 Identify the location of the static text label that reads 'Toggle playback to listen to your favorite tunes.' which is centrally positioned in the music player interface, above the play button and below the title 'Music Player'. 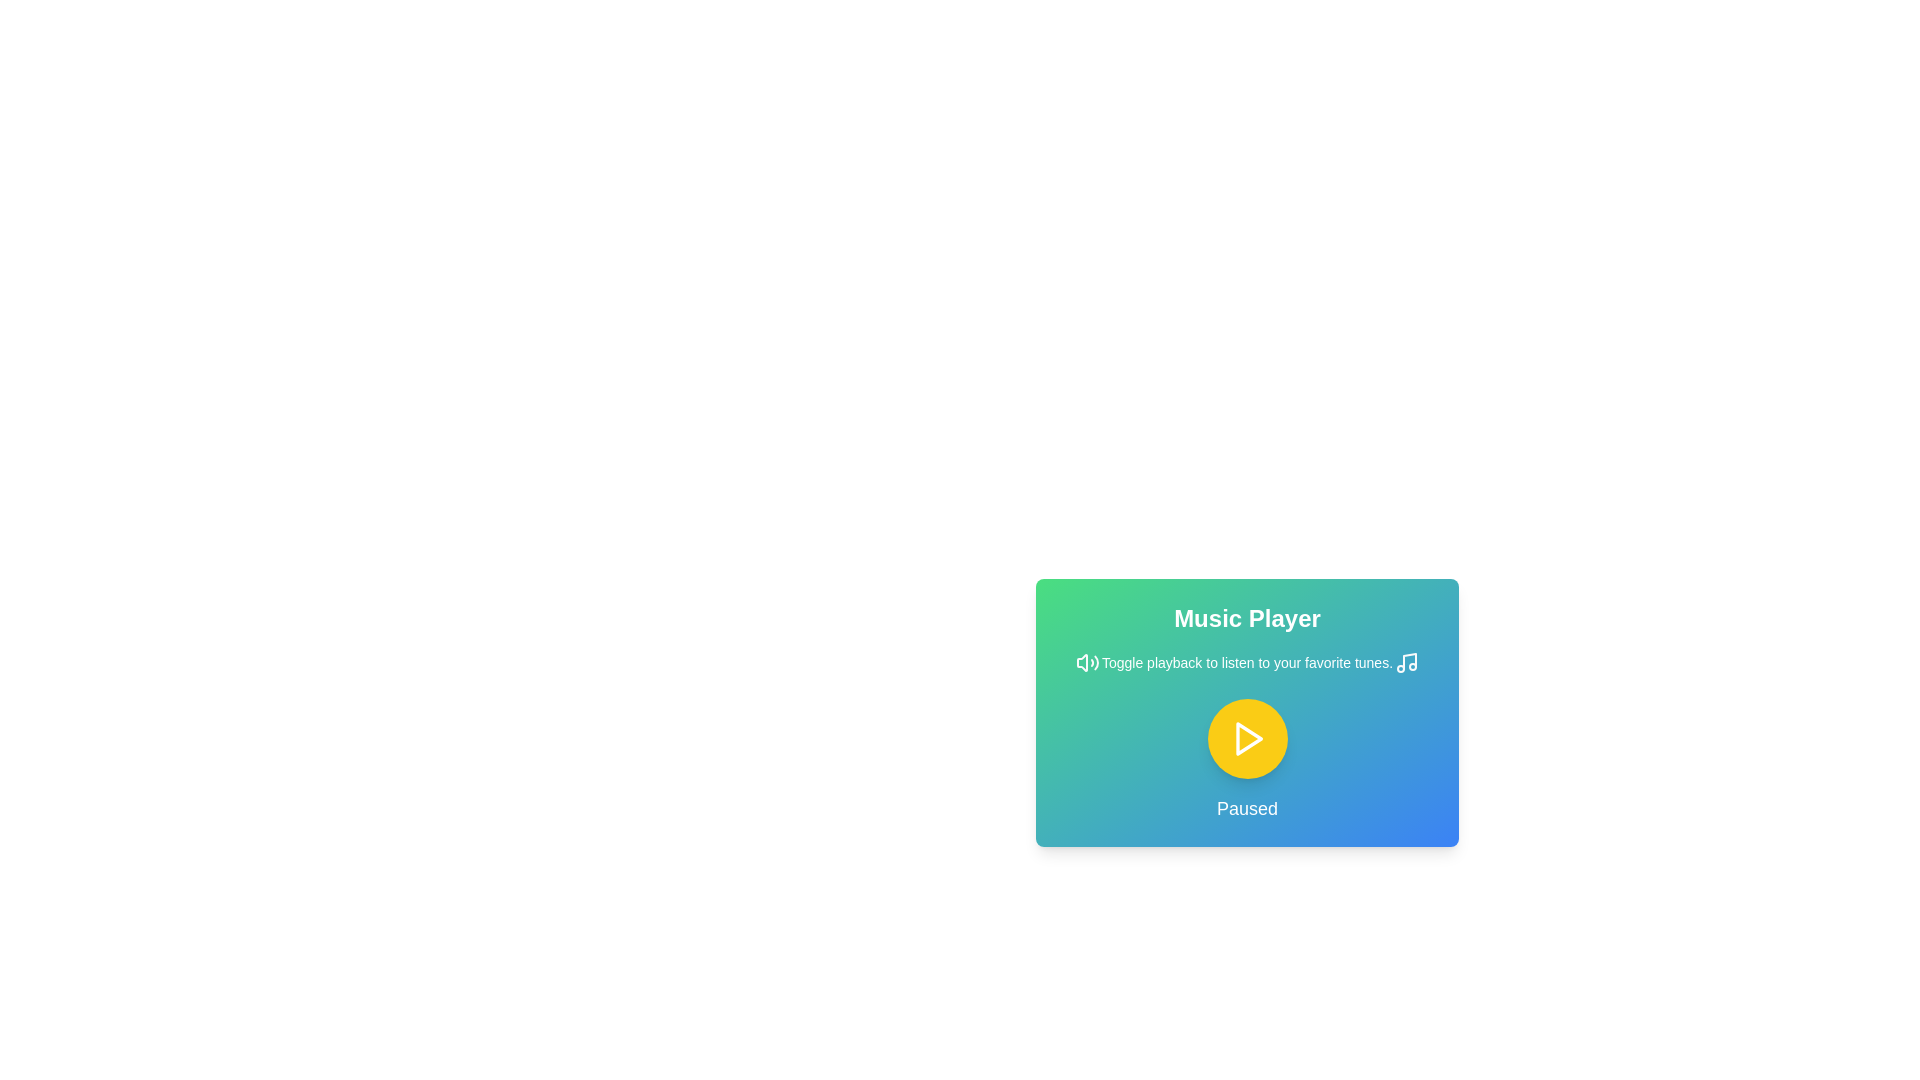
(1246, 663).